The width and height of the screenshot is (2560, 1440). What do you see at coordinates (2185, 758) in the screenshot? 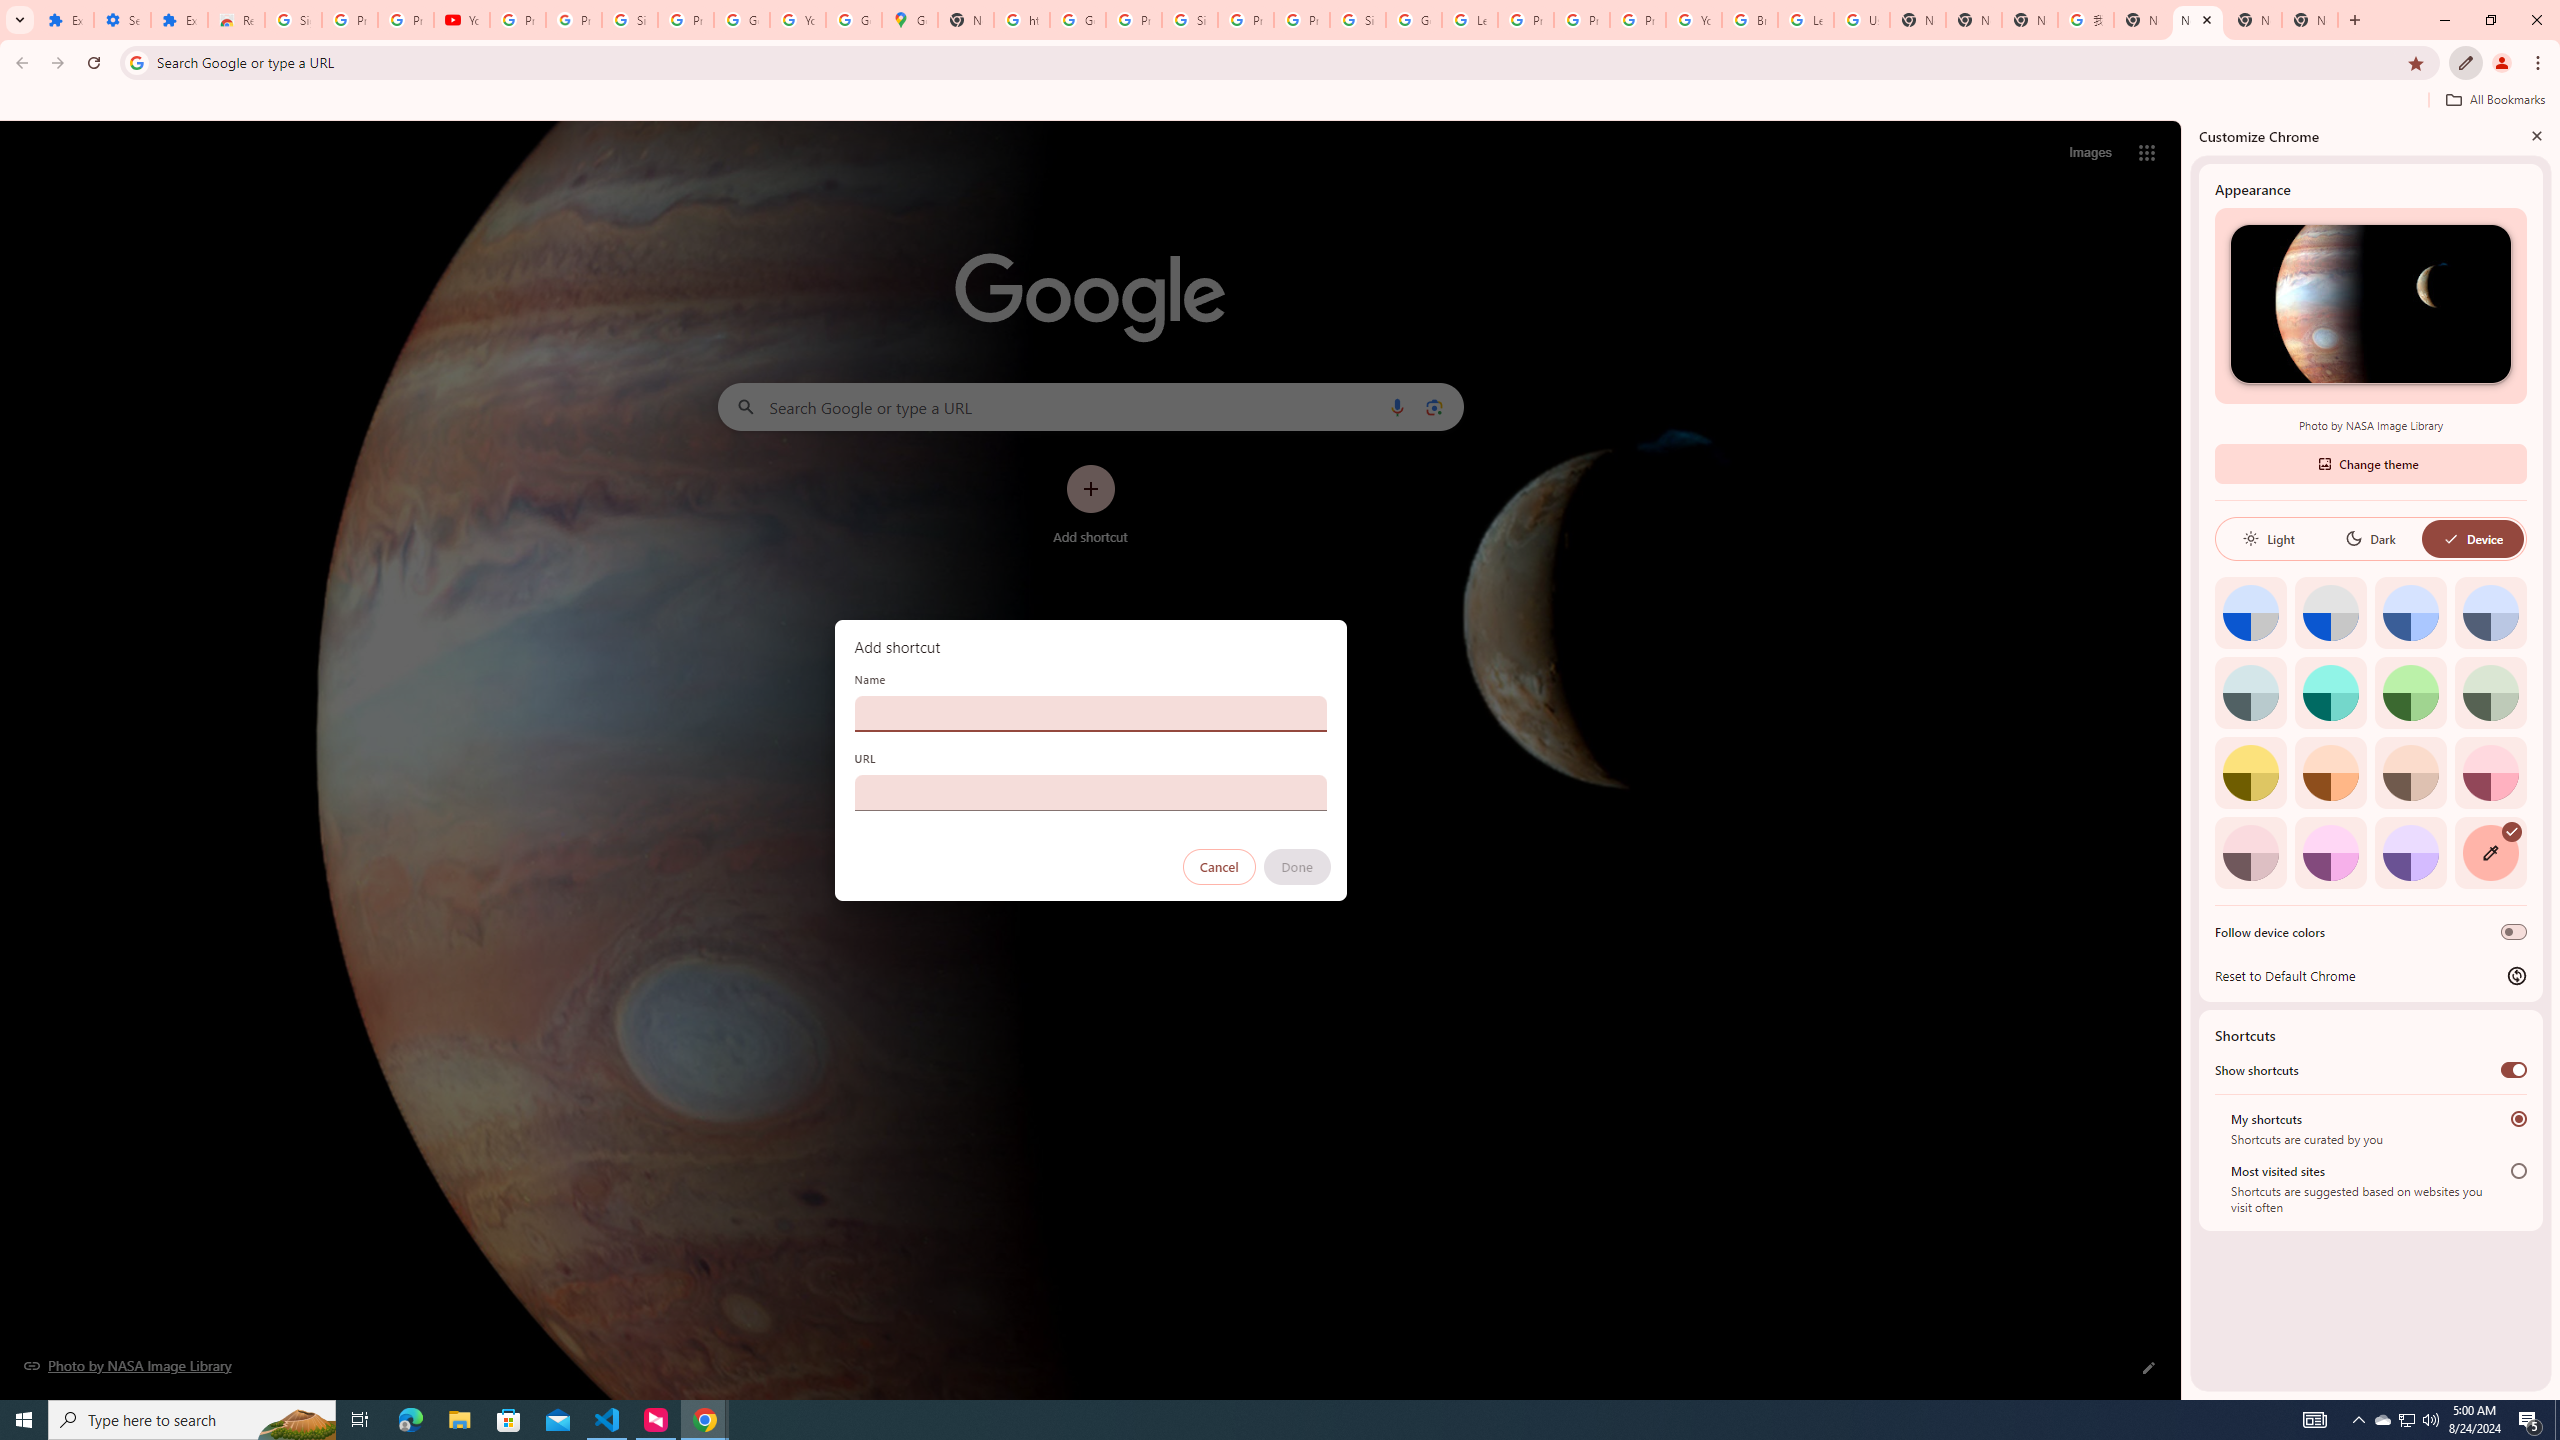
I see `'Side Panel Resize Handle'` at bounding box center [2185, 758].